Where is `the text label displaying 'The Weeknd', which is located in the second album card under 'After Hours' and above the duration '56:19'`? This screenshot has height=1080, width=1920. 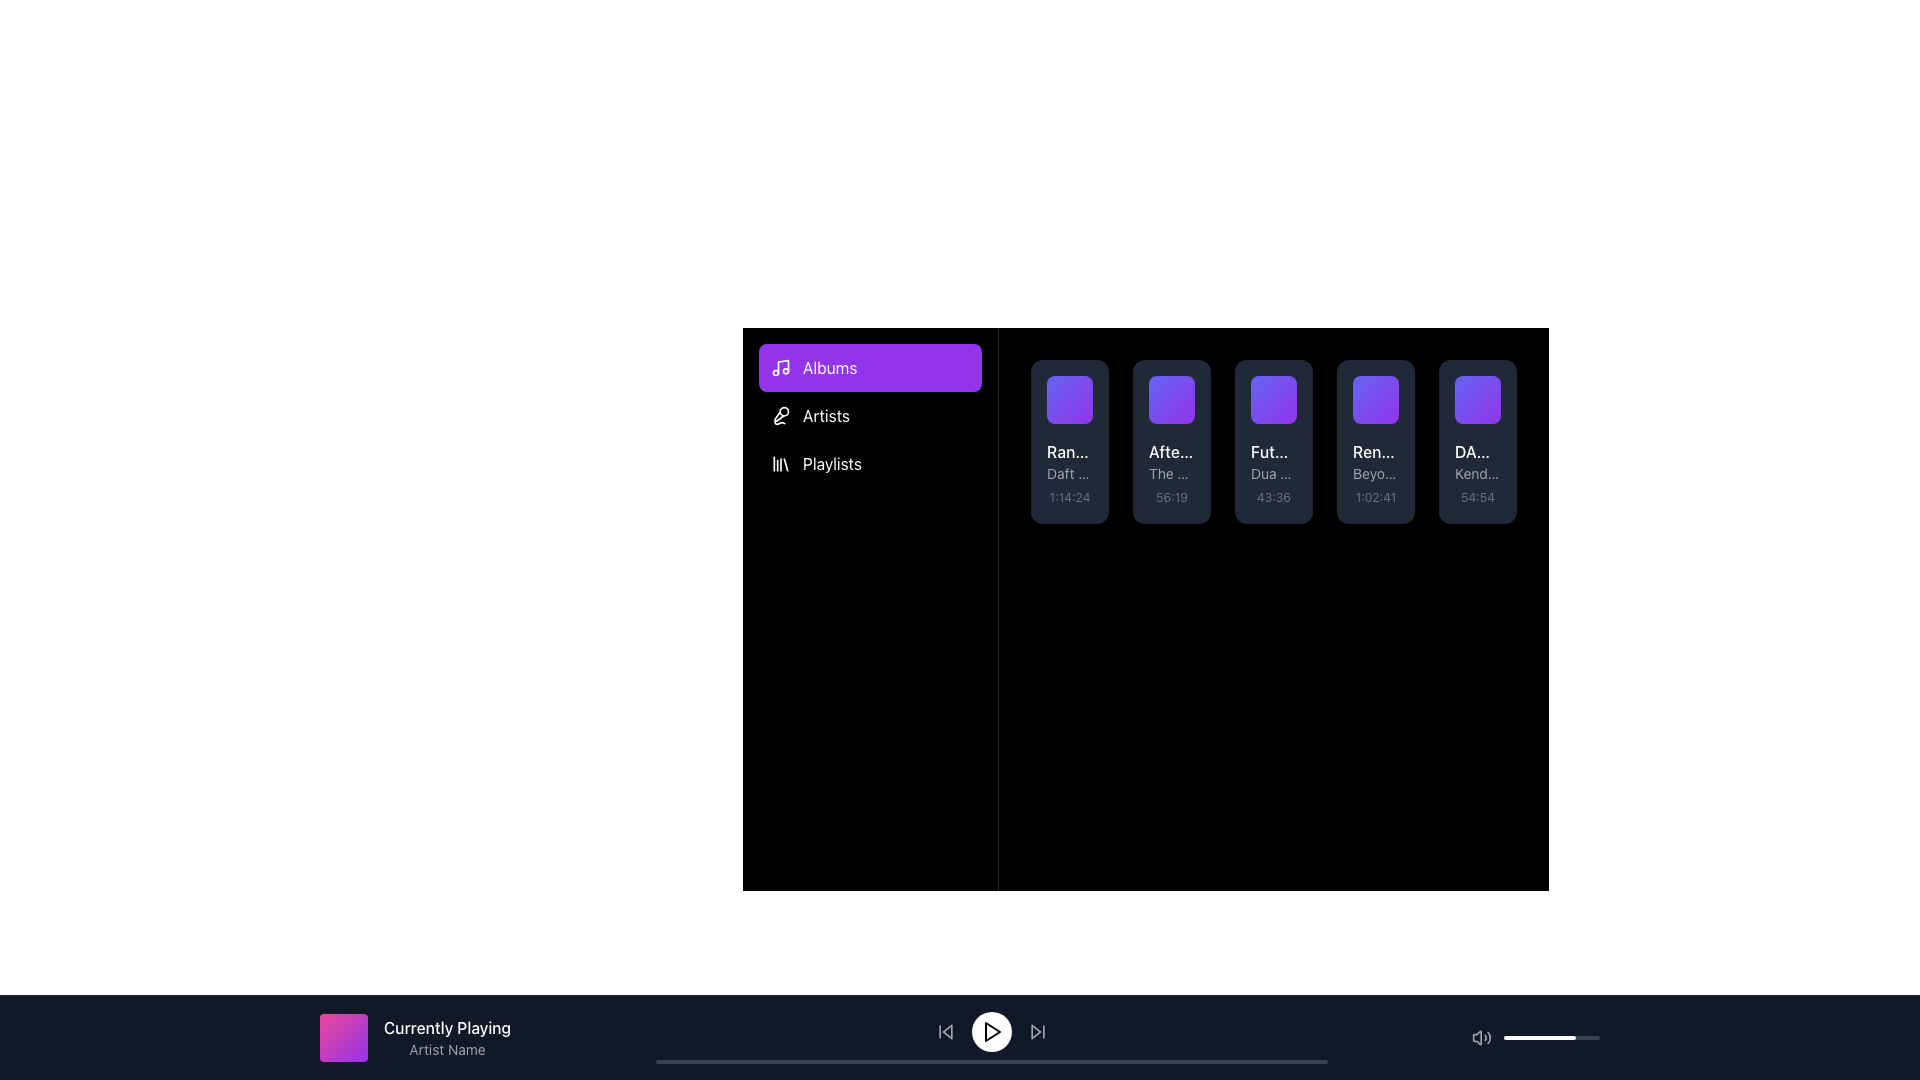 the text label displaying 'The Weeknd', which is located in the second album card under 'After Hours' and above the duration '56:19' is located at coordinates (1171, 474).